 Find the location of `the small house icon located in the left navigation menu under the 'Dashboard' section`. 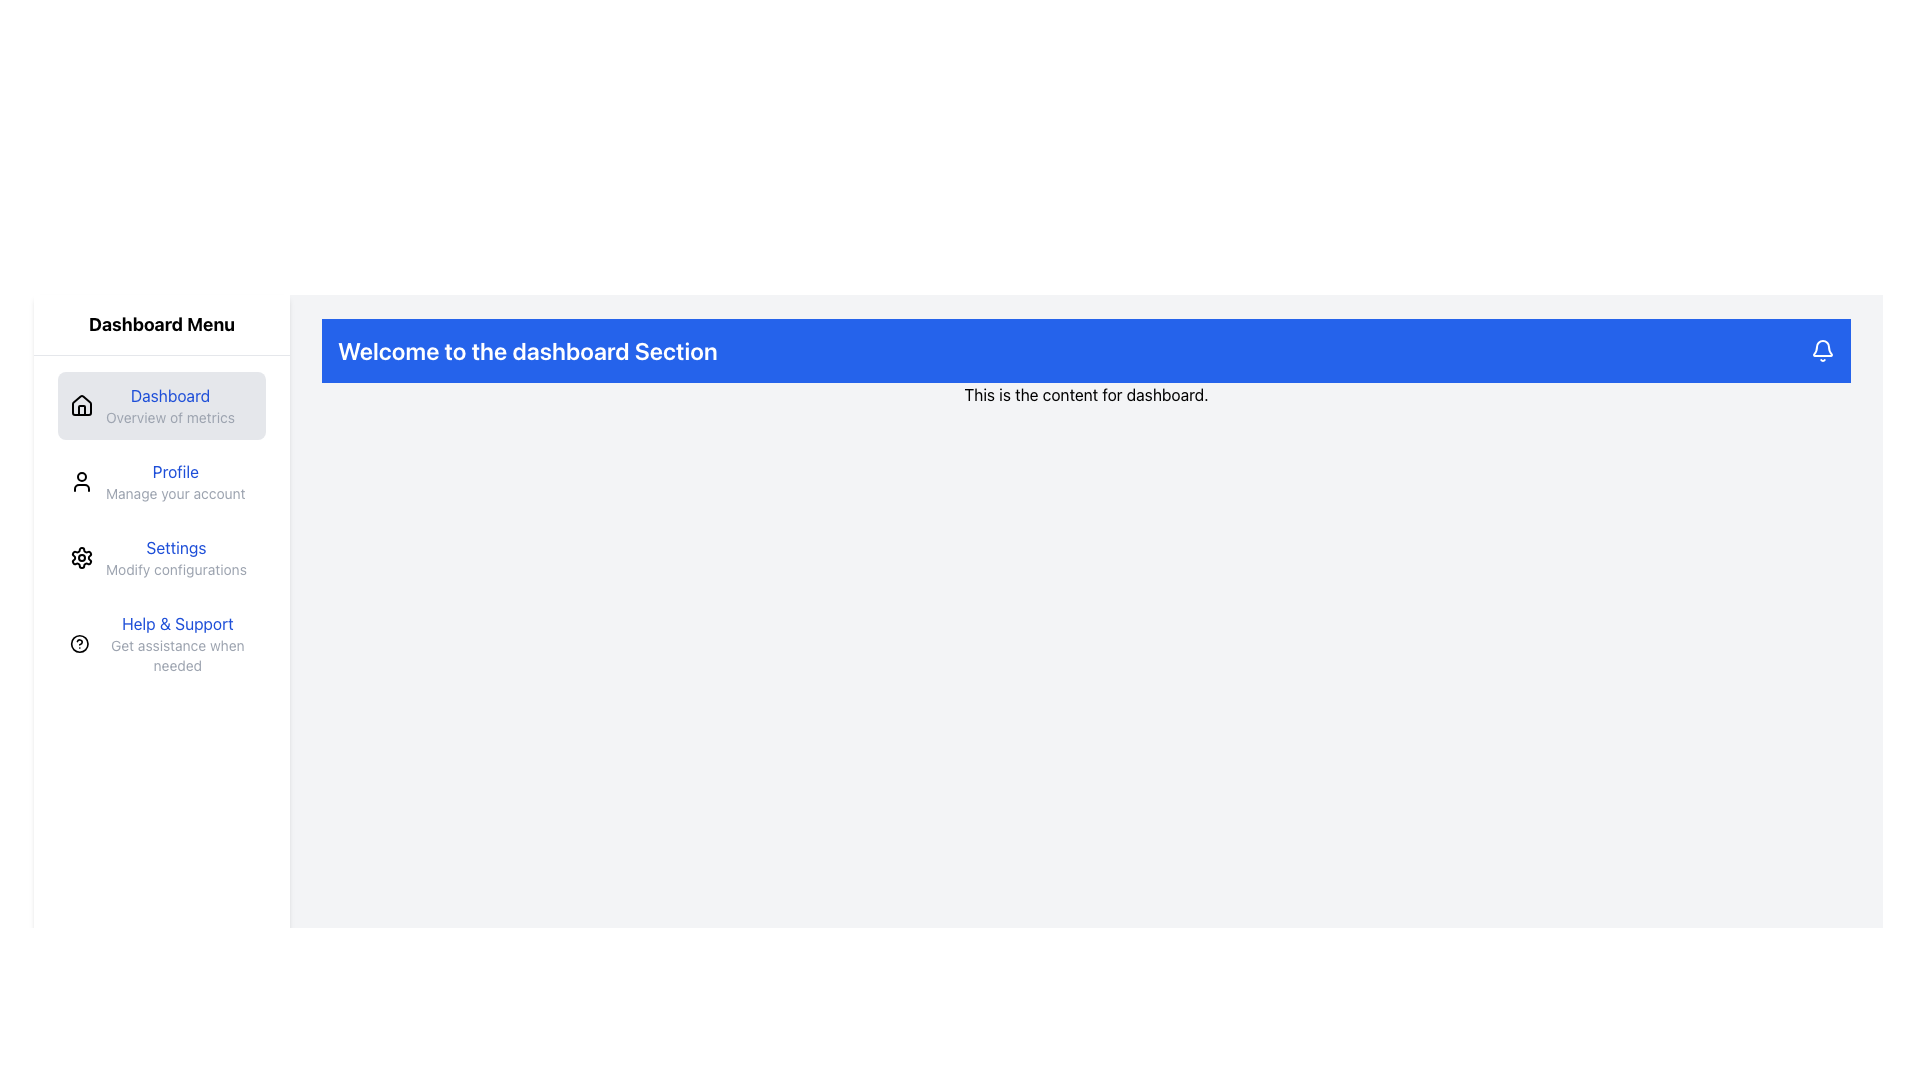

the small house icon located in the left navigation menu under the 'Dashboard' section is located at coordinates (80, 405).